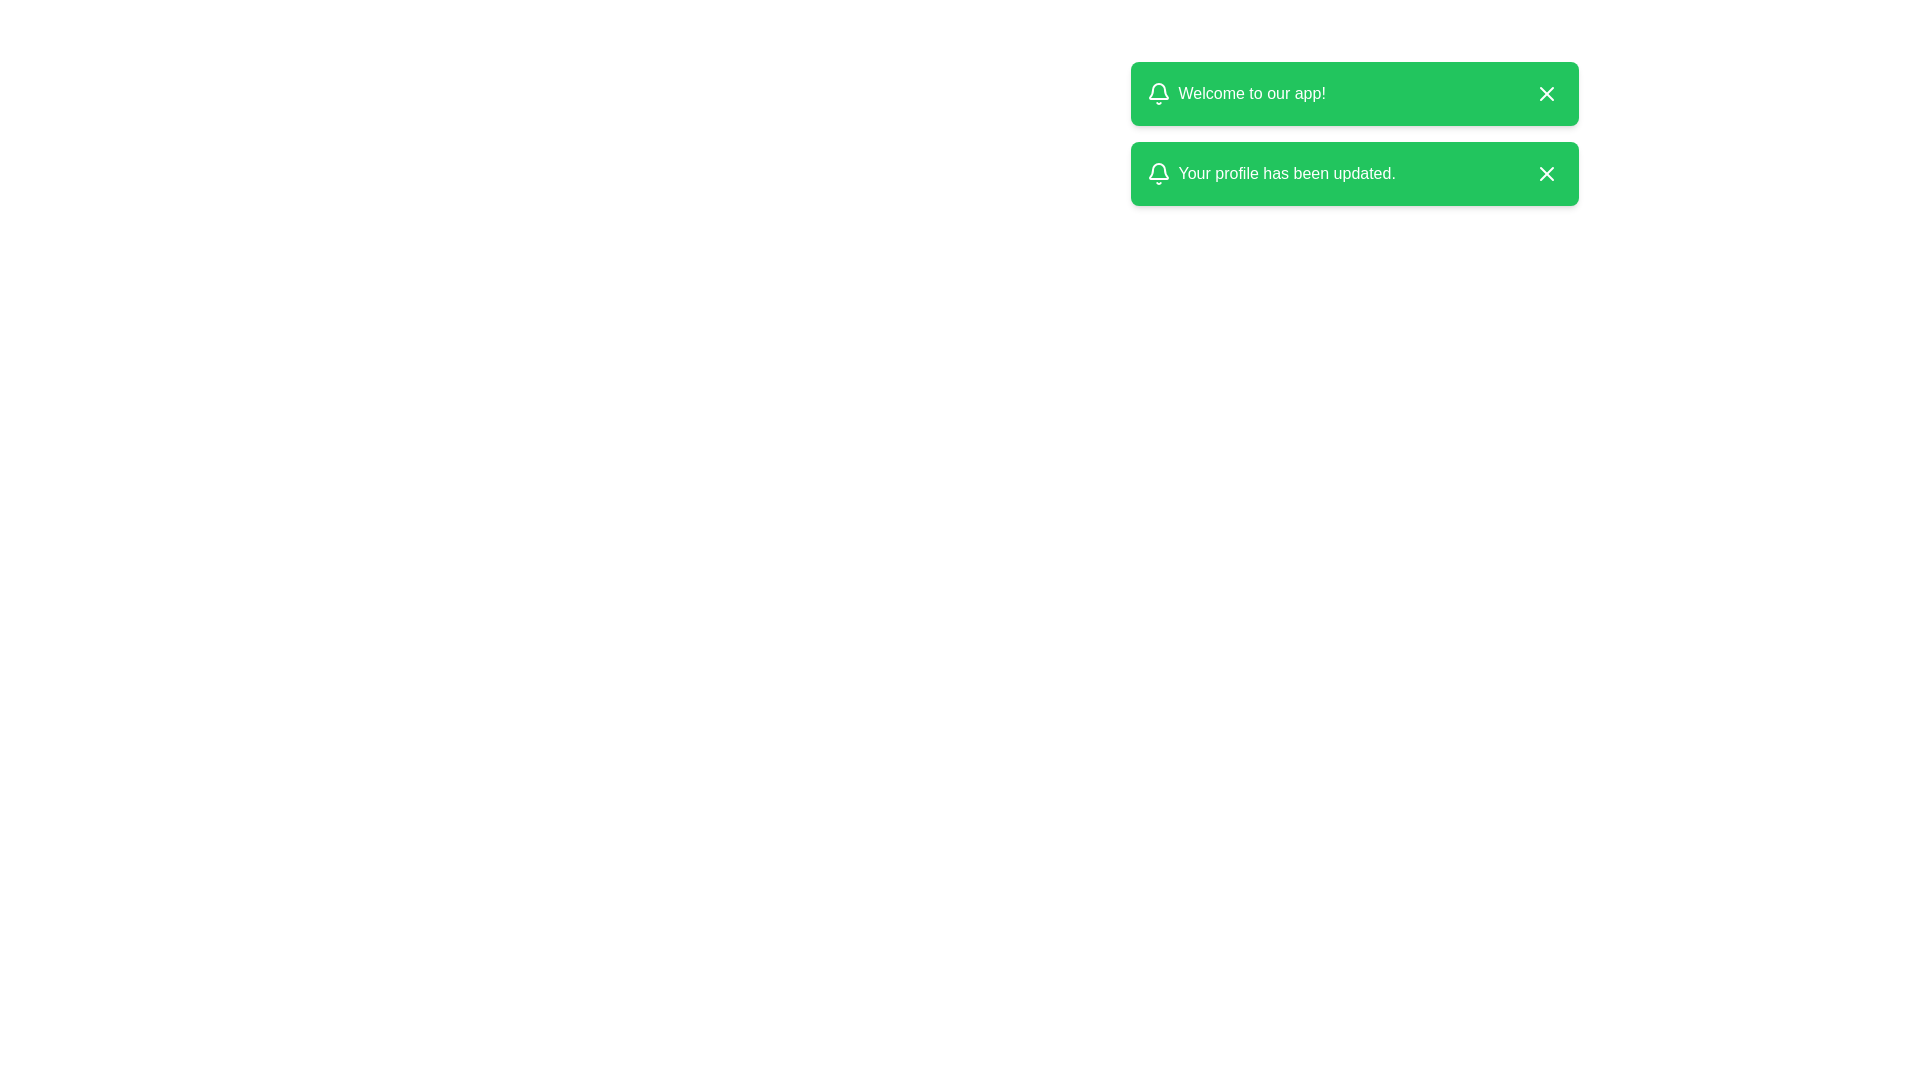 This screenshot has height=1080, width=1920. I want to click on the Close Button (Icon) which is a small 'X' shaped icon with a white stroke on a green circular background, located at the top right corner of the green notification bar that says 'Your profile has been updated.', so click(1545, 172).